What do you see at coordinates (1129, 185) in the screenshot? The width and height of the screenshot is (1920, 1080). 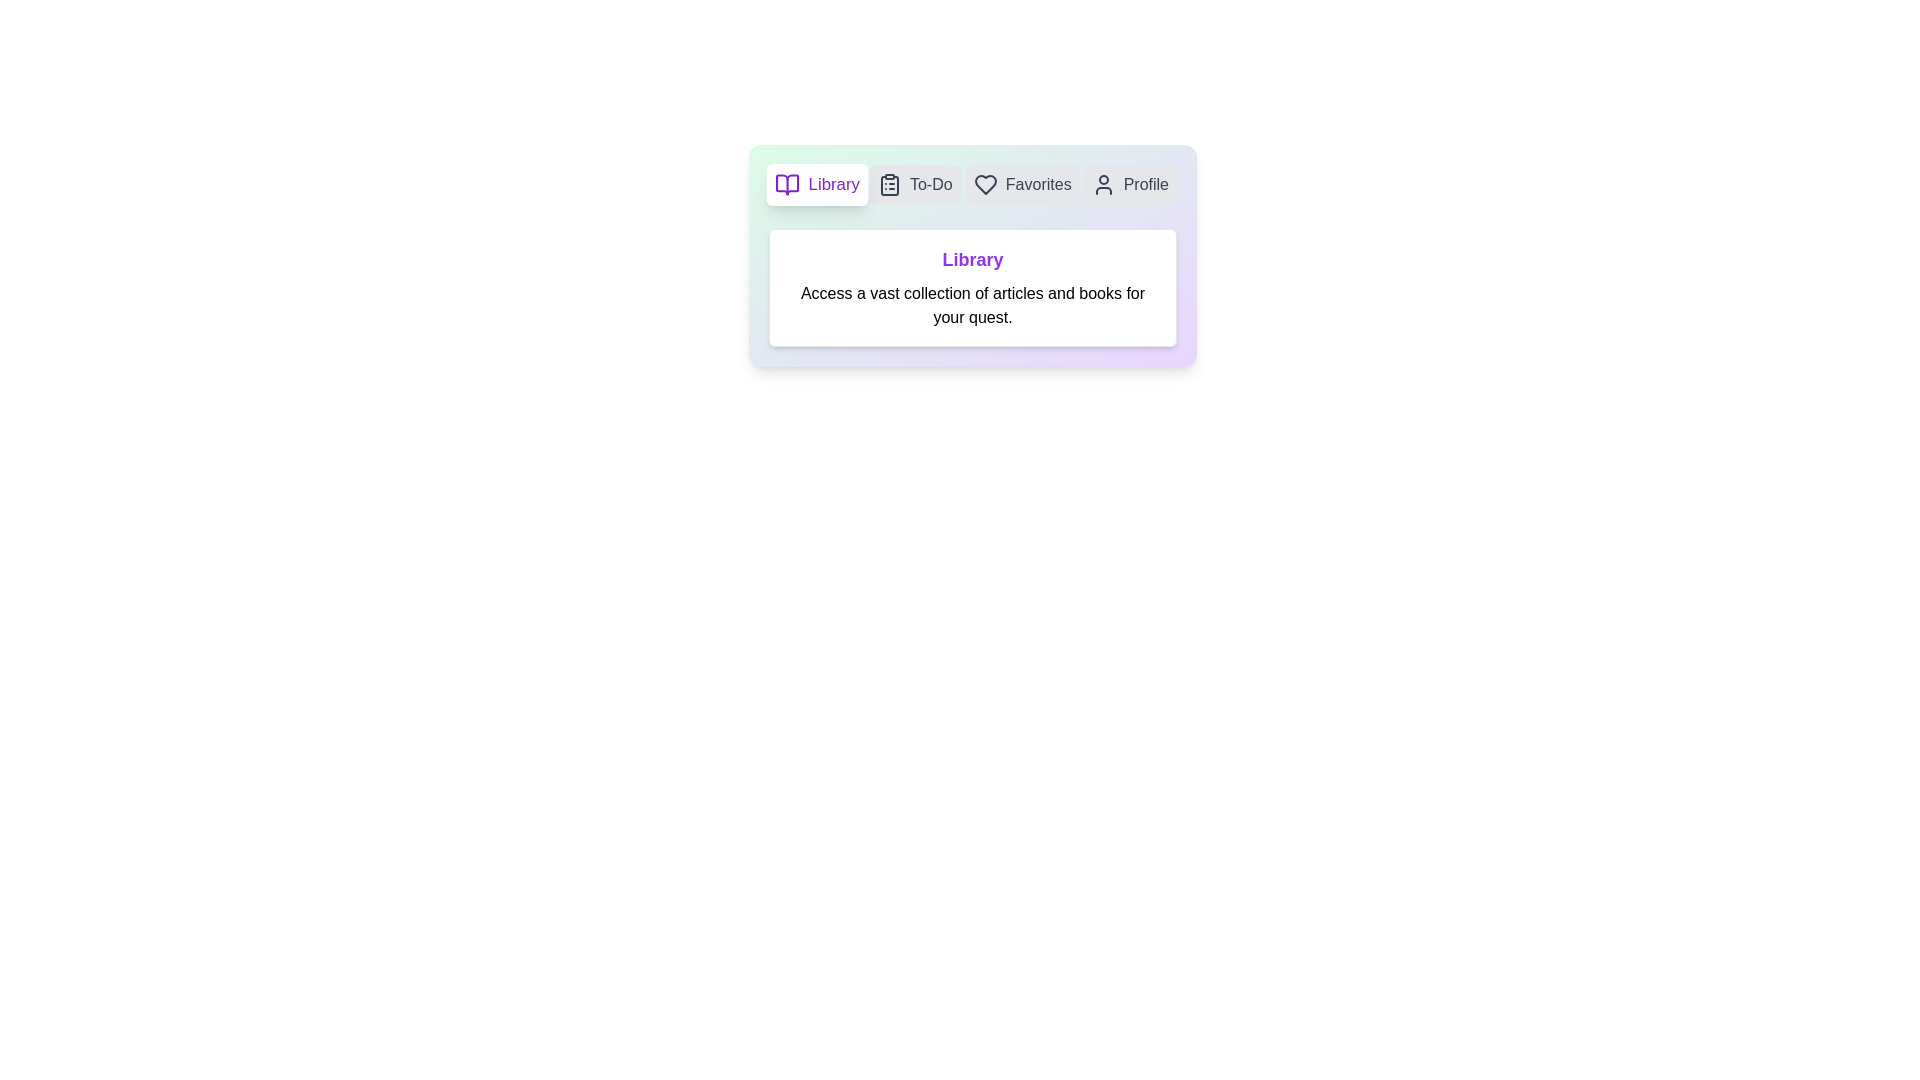 I see `the tab labeled Profile to view its content` at bounding box center [1129, 185].